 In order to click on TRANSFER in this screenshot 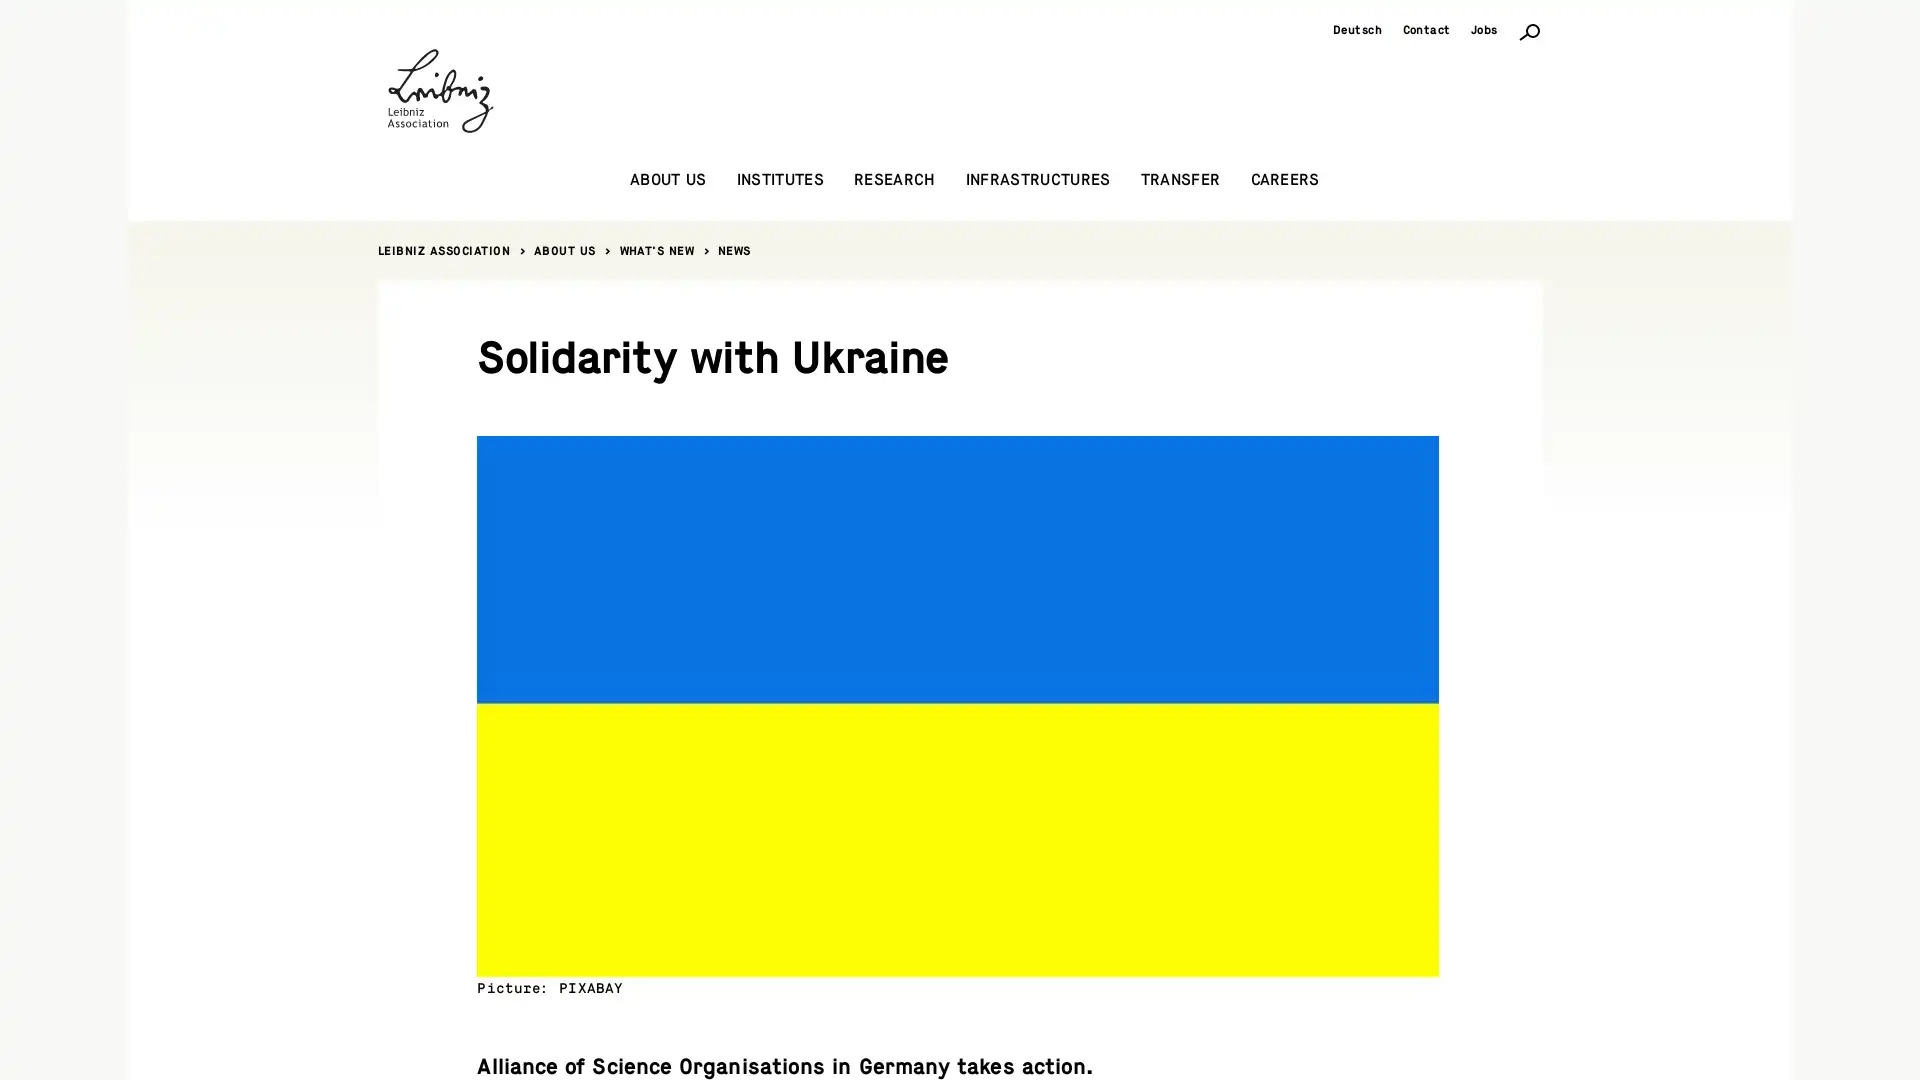, I will do `click(1180, 180)`.